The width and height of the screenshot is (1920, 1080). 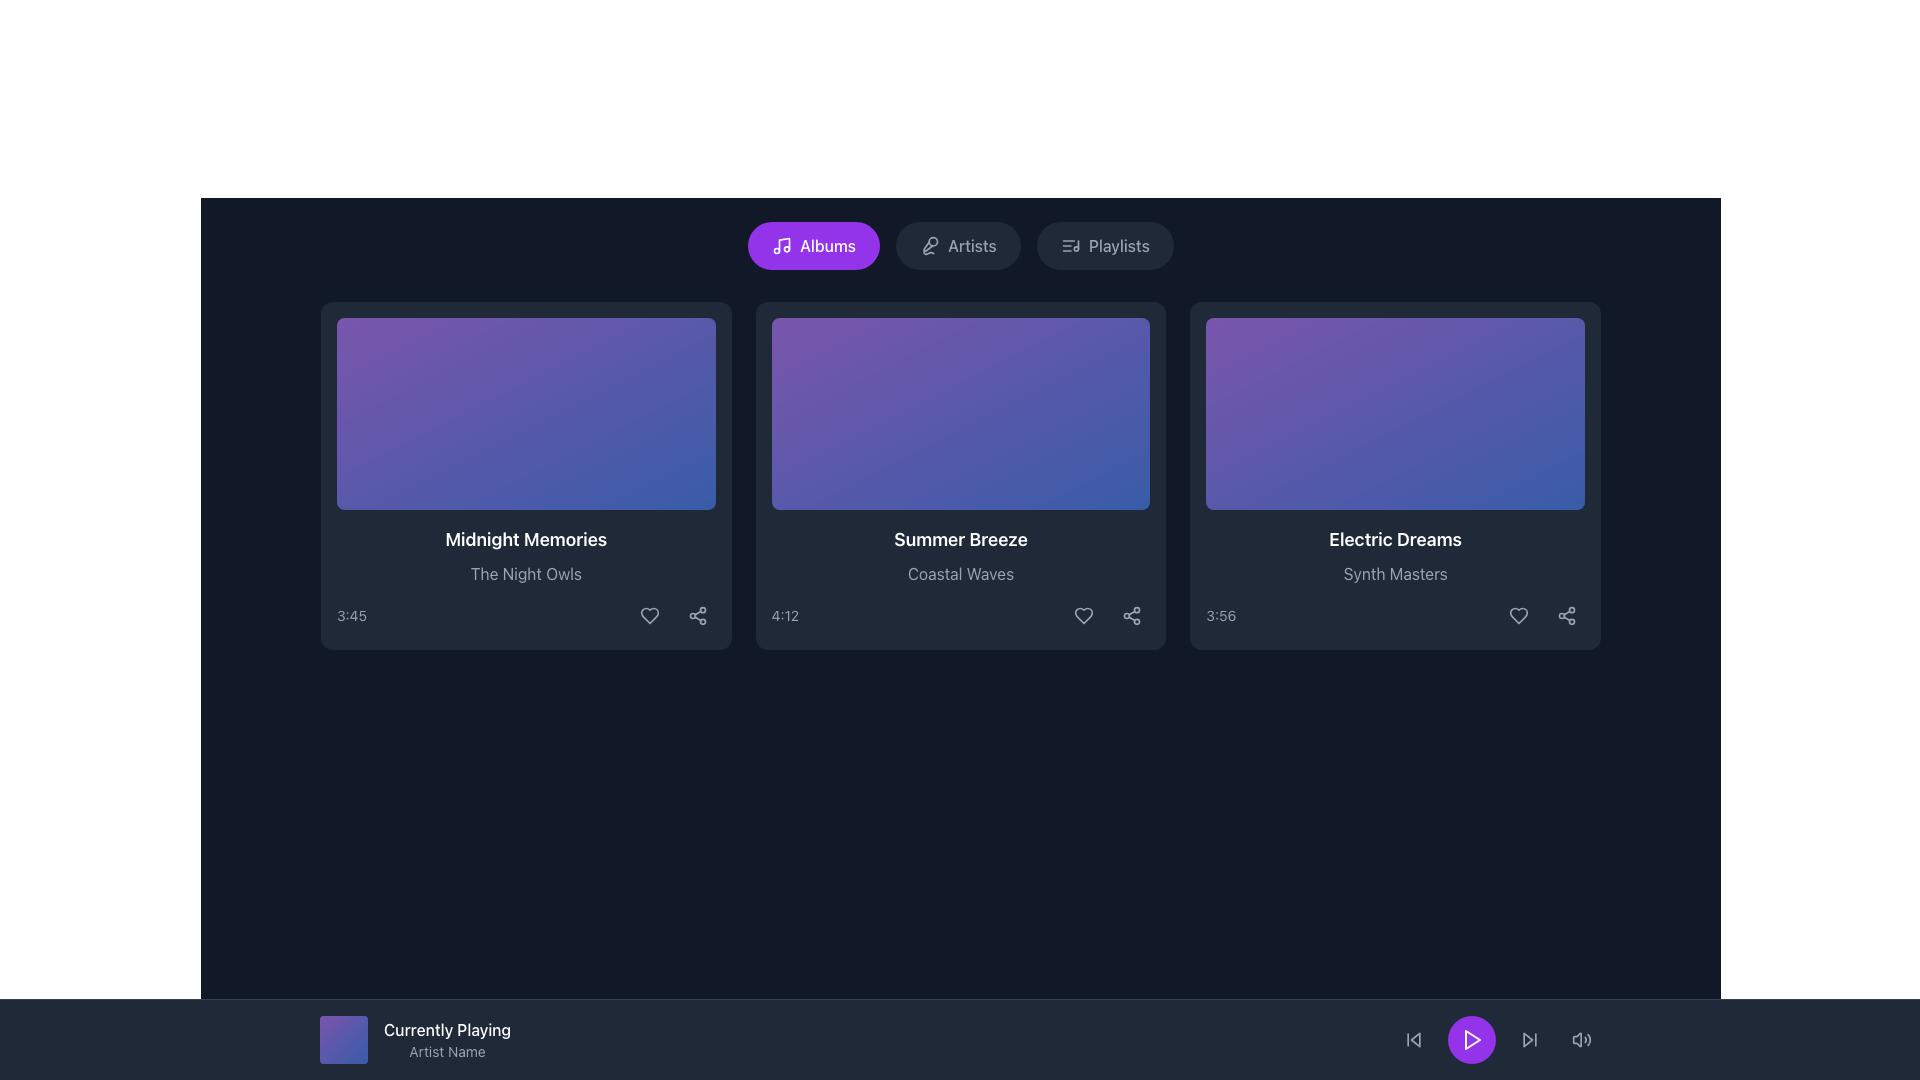 I want to click on the text label displaying 'Synth Masters' in light gray font, located beneath the 'Electric Dreams' title within the card, so click(x=1394, y=574).